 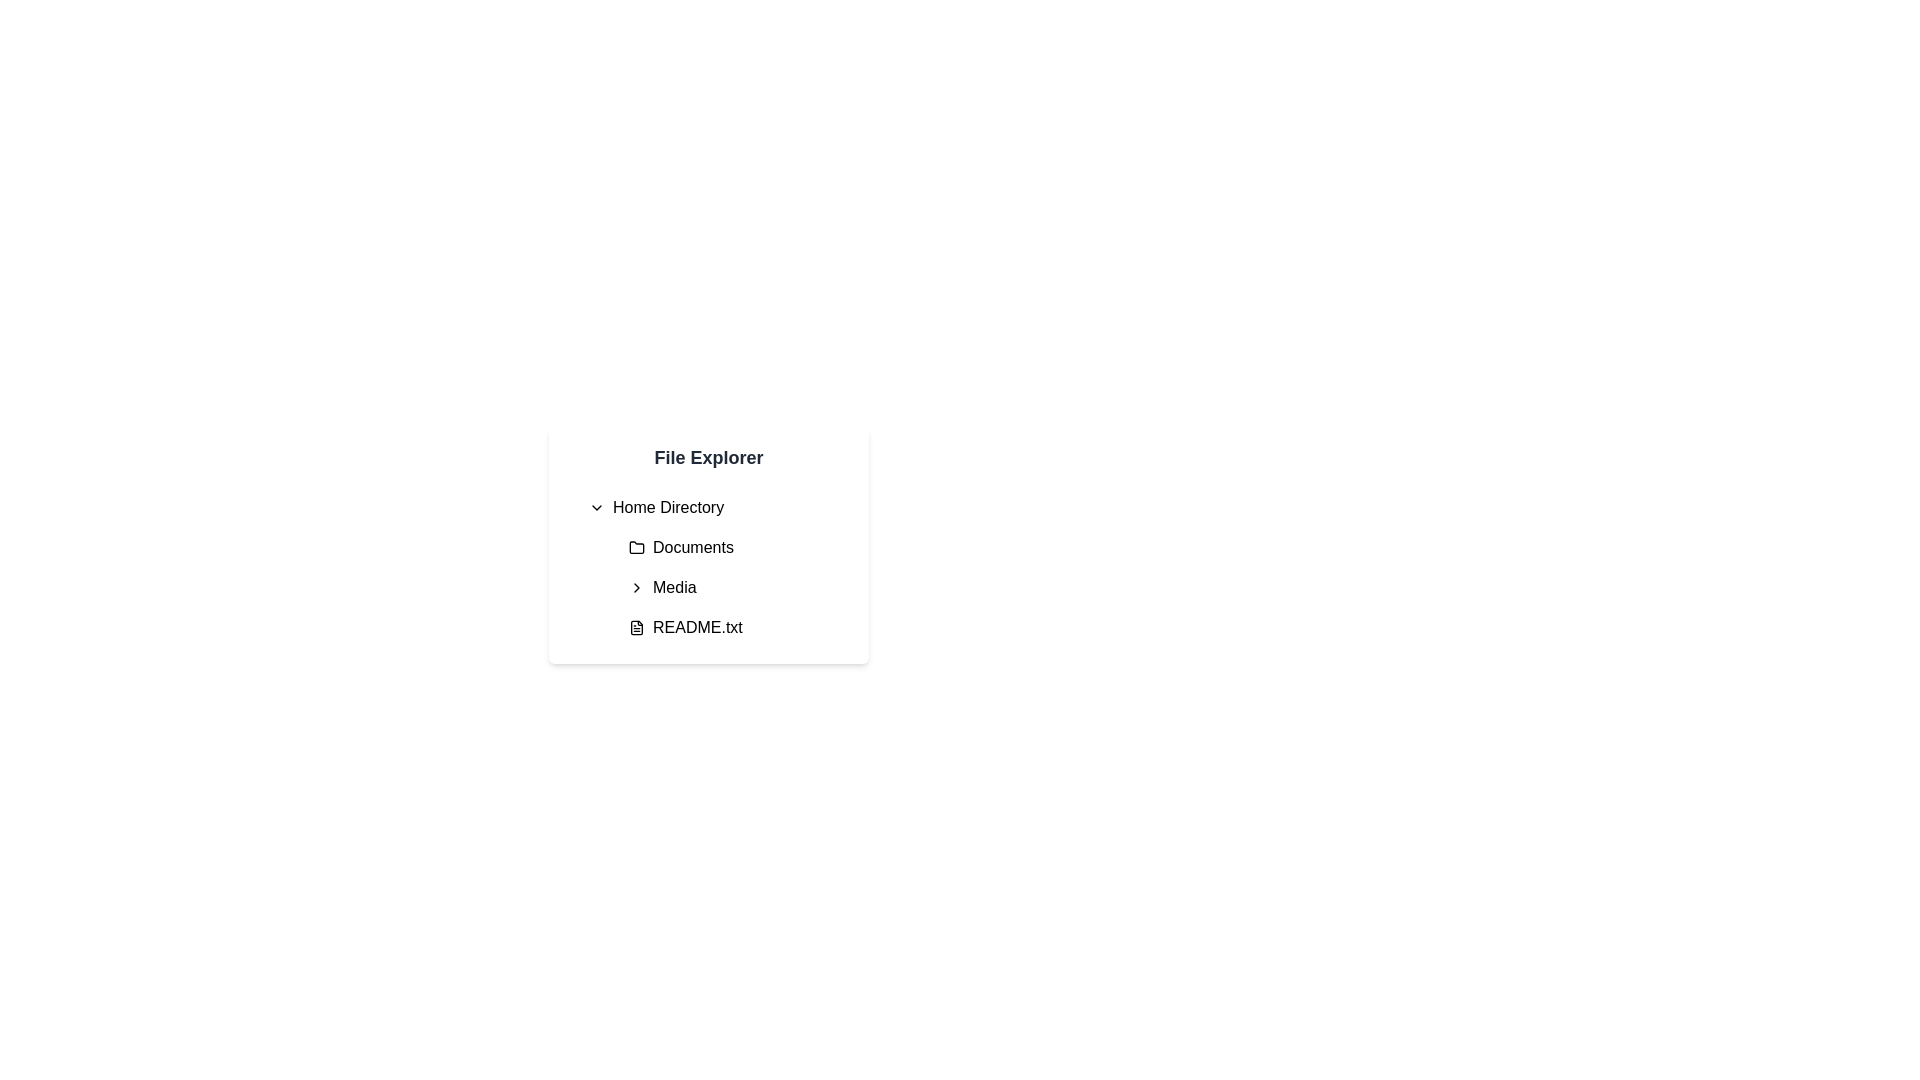 What do you see at coordinates (697, 627) in the screenshot?
I see `the 'README.txt' text label, which is the third item under the 'Media' folder` at bounding box center [697, 627].